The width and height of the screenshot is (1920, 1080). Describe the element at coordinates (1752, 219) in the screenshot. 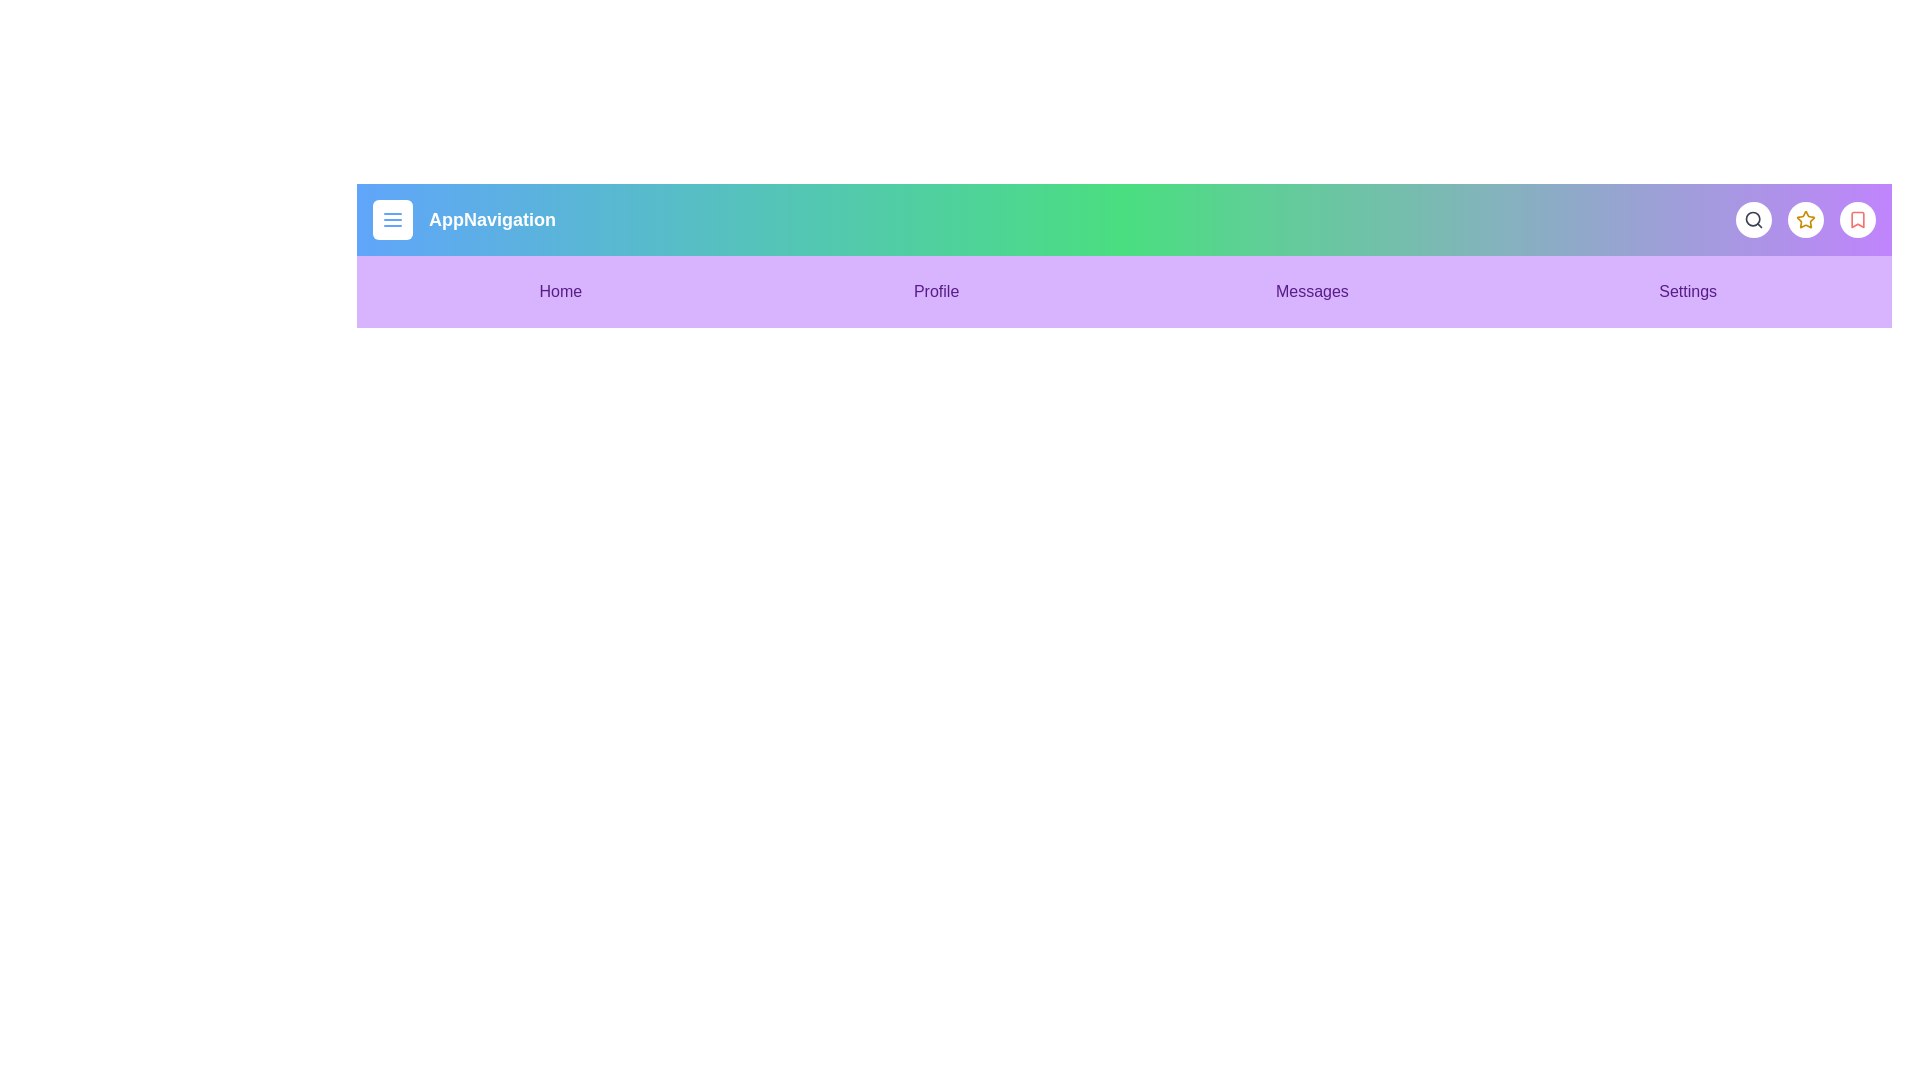

I see `the interactive element at search_button` at that location.